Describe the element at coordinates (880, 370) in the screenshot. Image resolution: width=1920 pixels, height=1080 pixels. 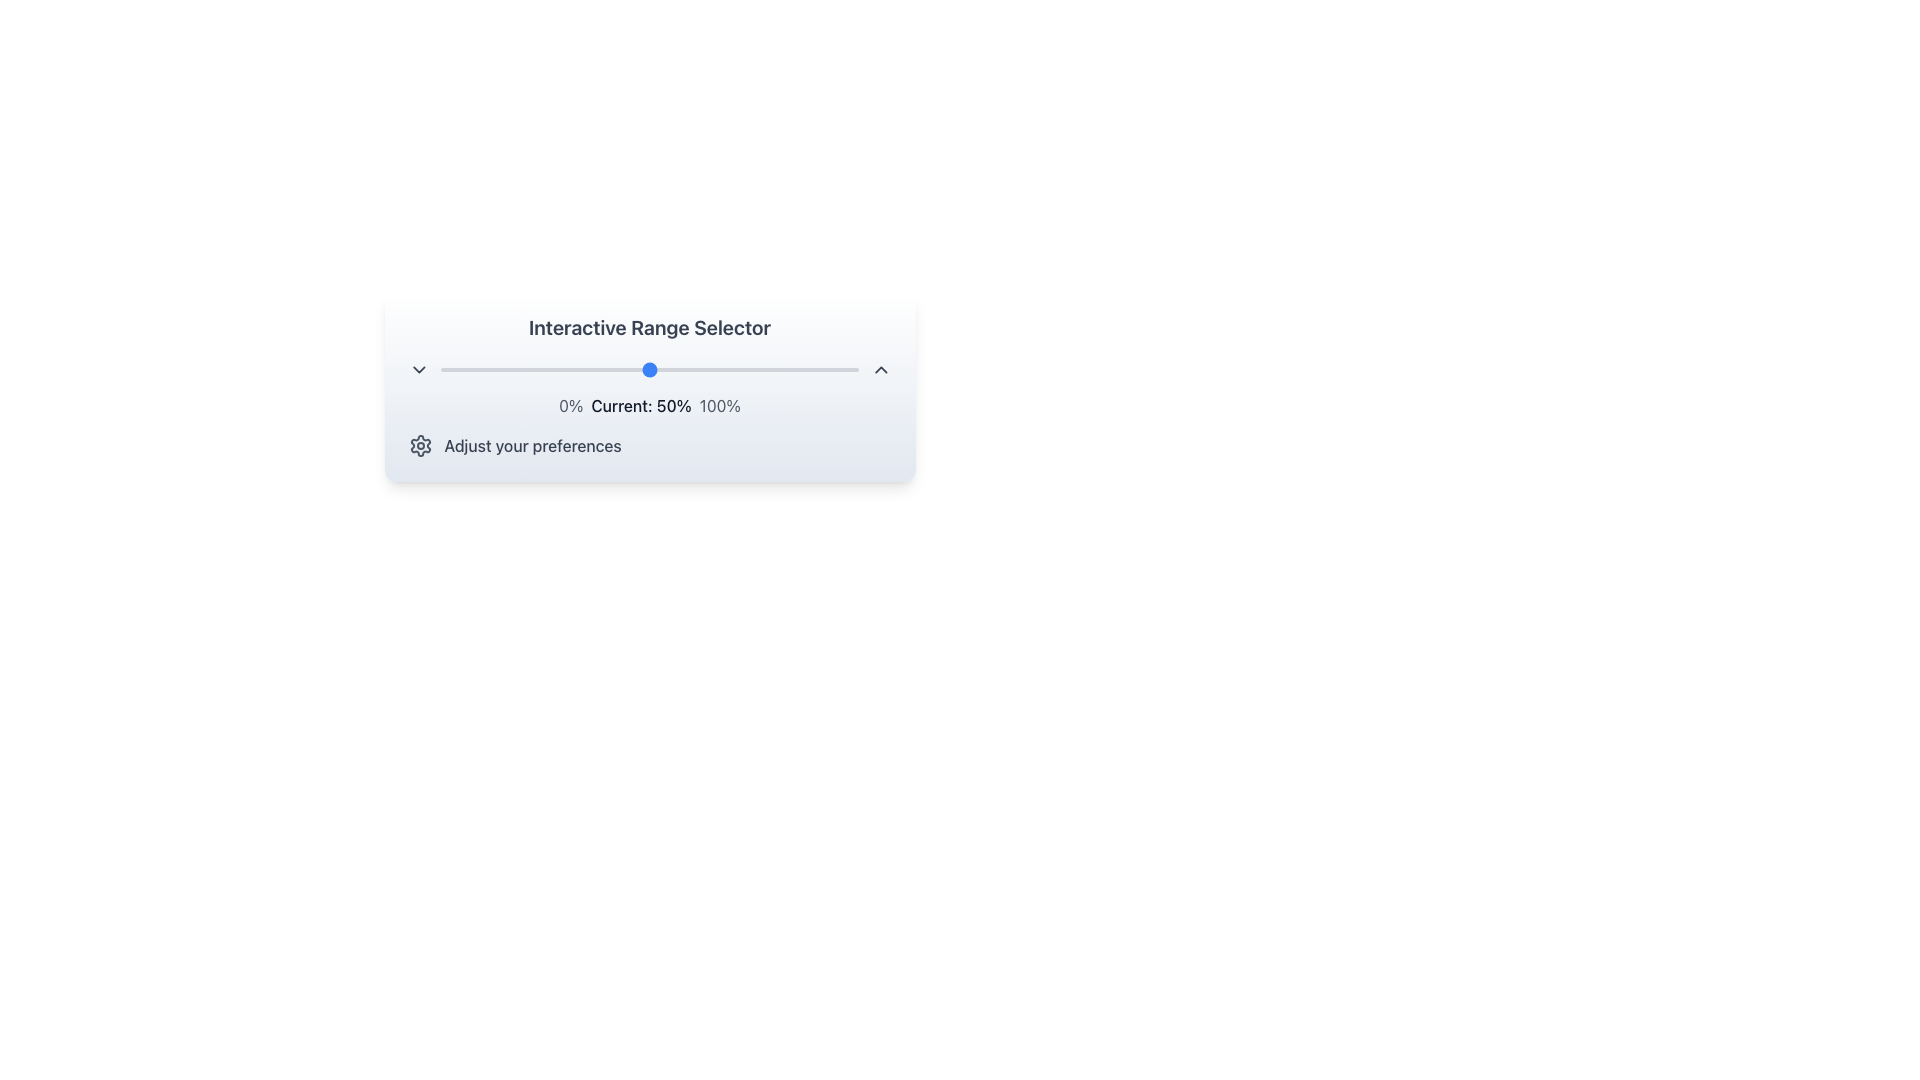
I see `the upward-facing chevron icon for increment adjustment to increase the associated range value` at that location.